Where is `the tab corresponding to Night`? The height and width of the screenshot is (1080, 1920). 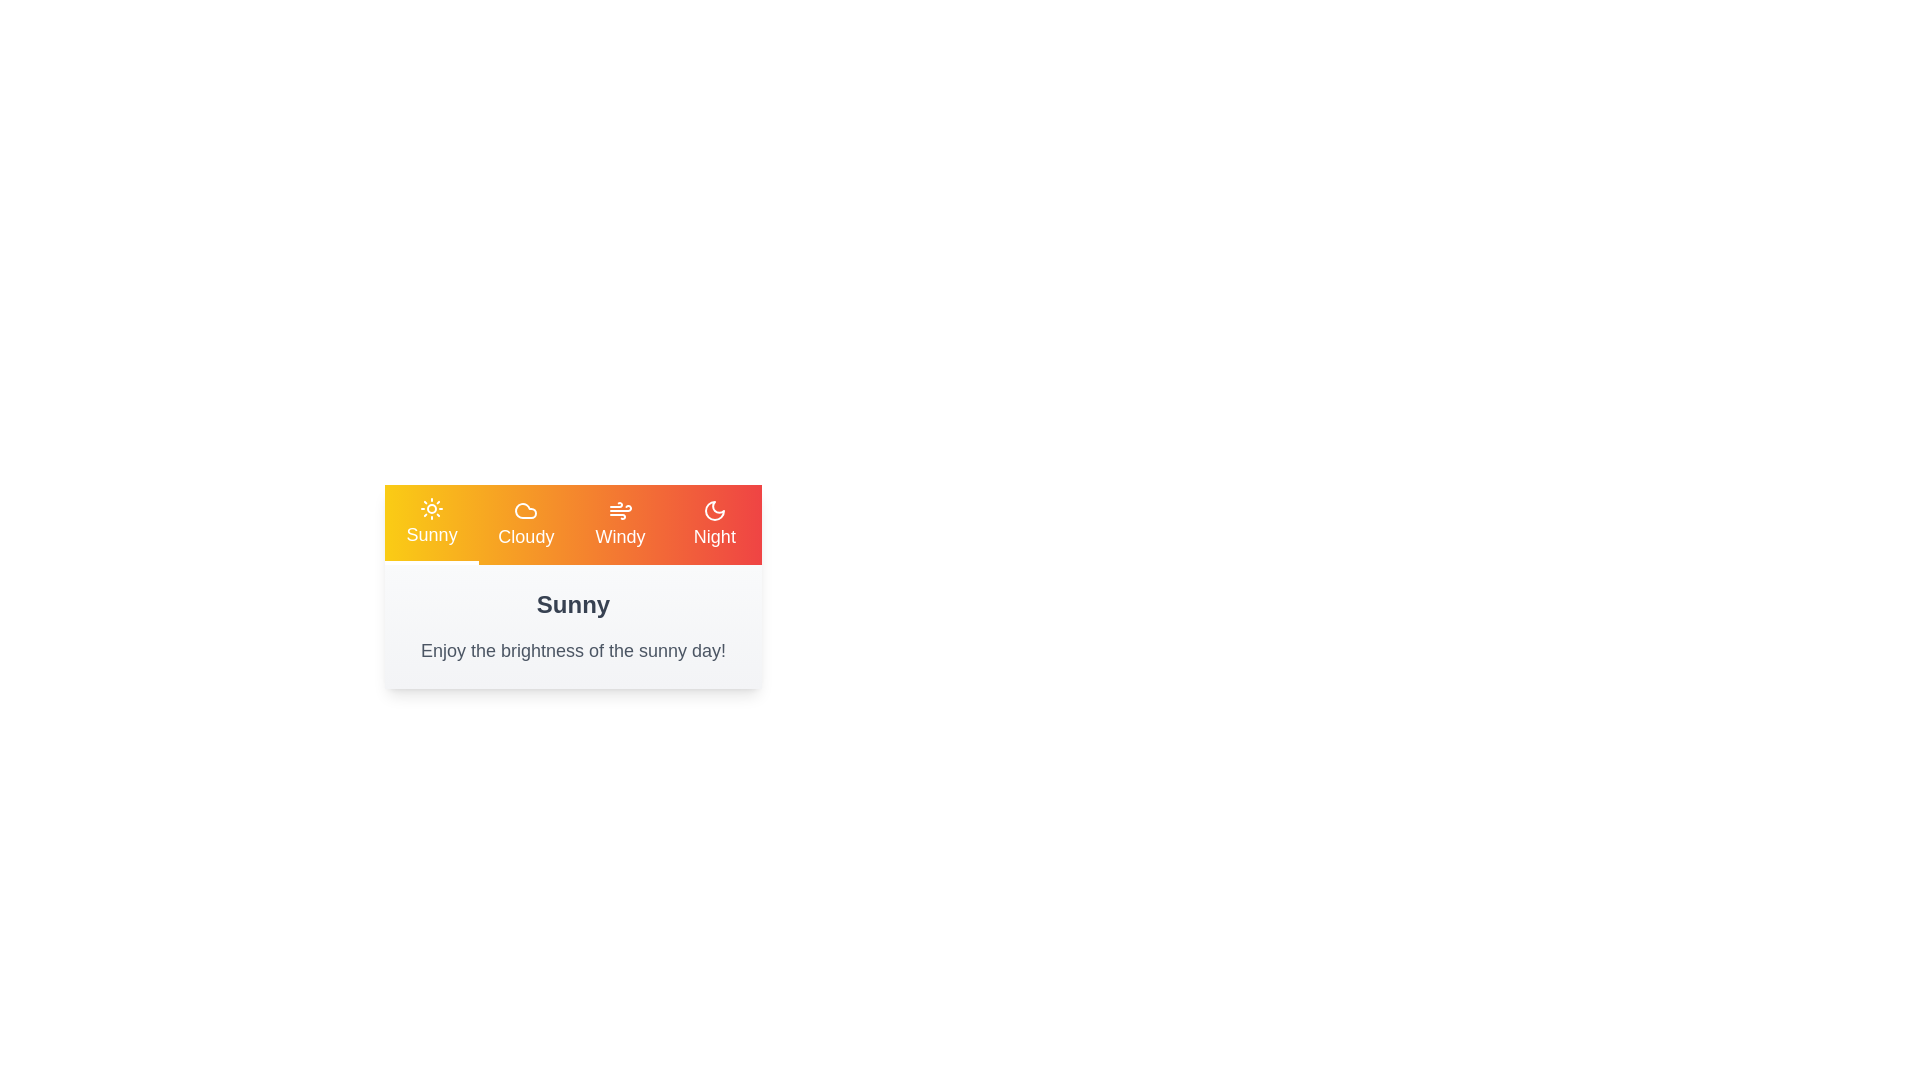
the tab corresponding to Night is located at coordinates (714, 523).